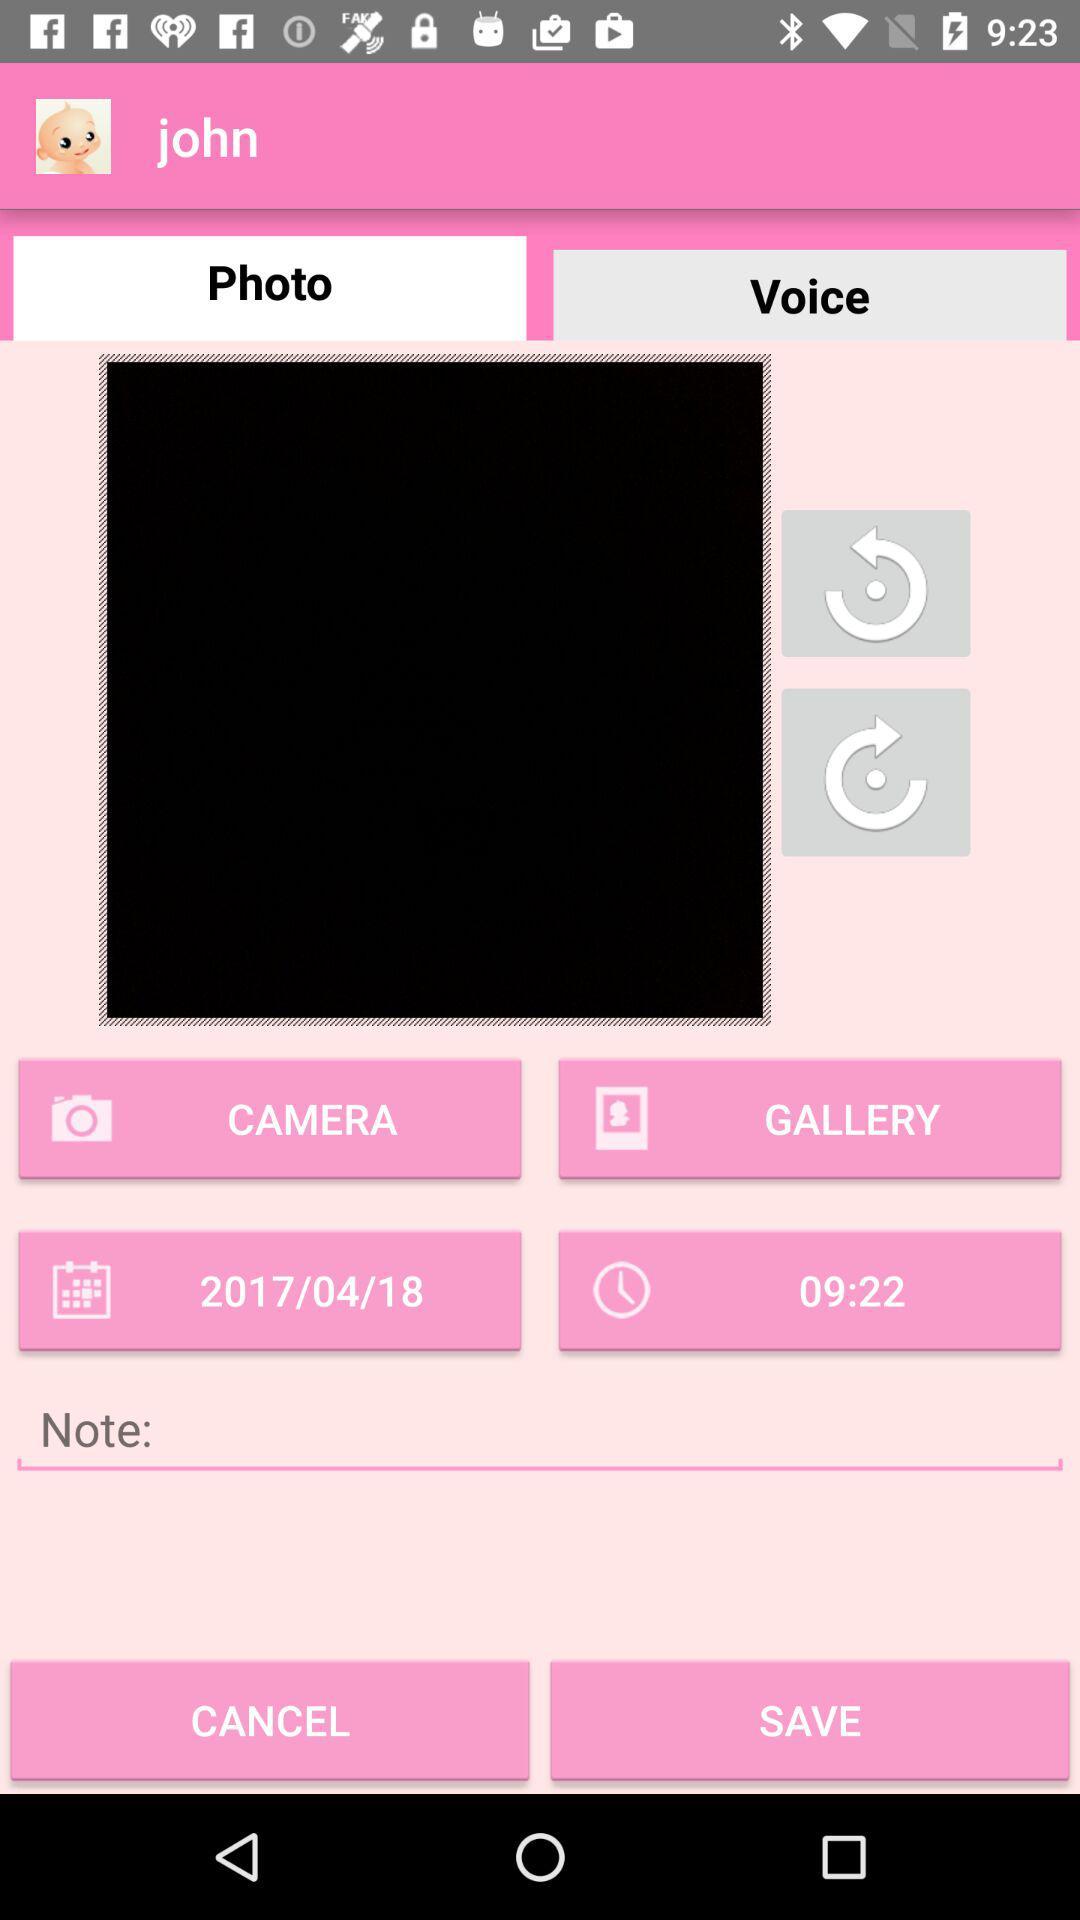 The image size is (1080, 1920). Describe the element at coordinates (810, 1117) in the screenshot. I see `gallery` at that location.